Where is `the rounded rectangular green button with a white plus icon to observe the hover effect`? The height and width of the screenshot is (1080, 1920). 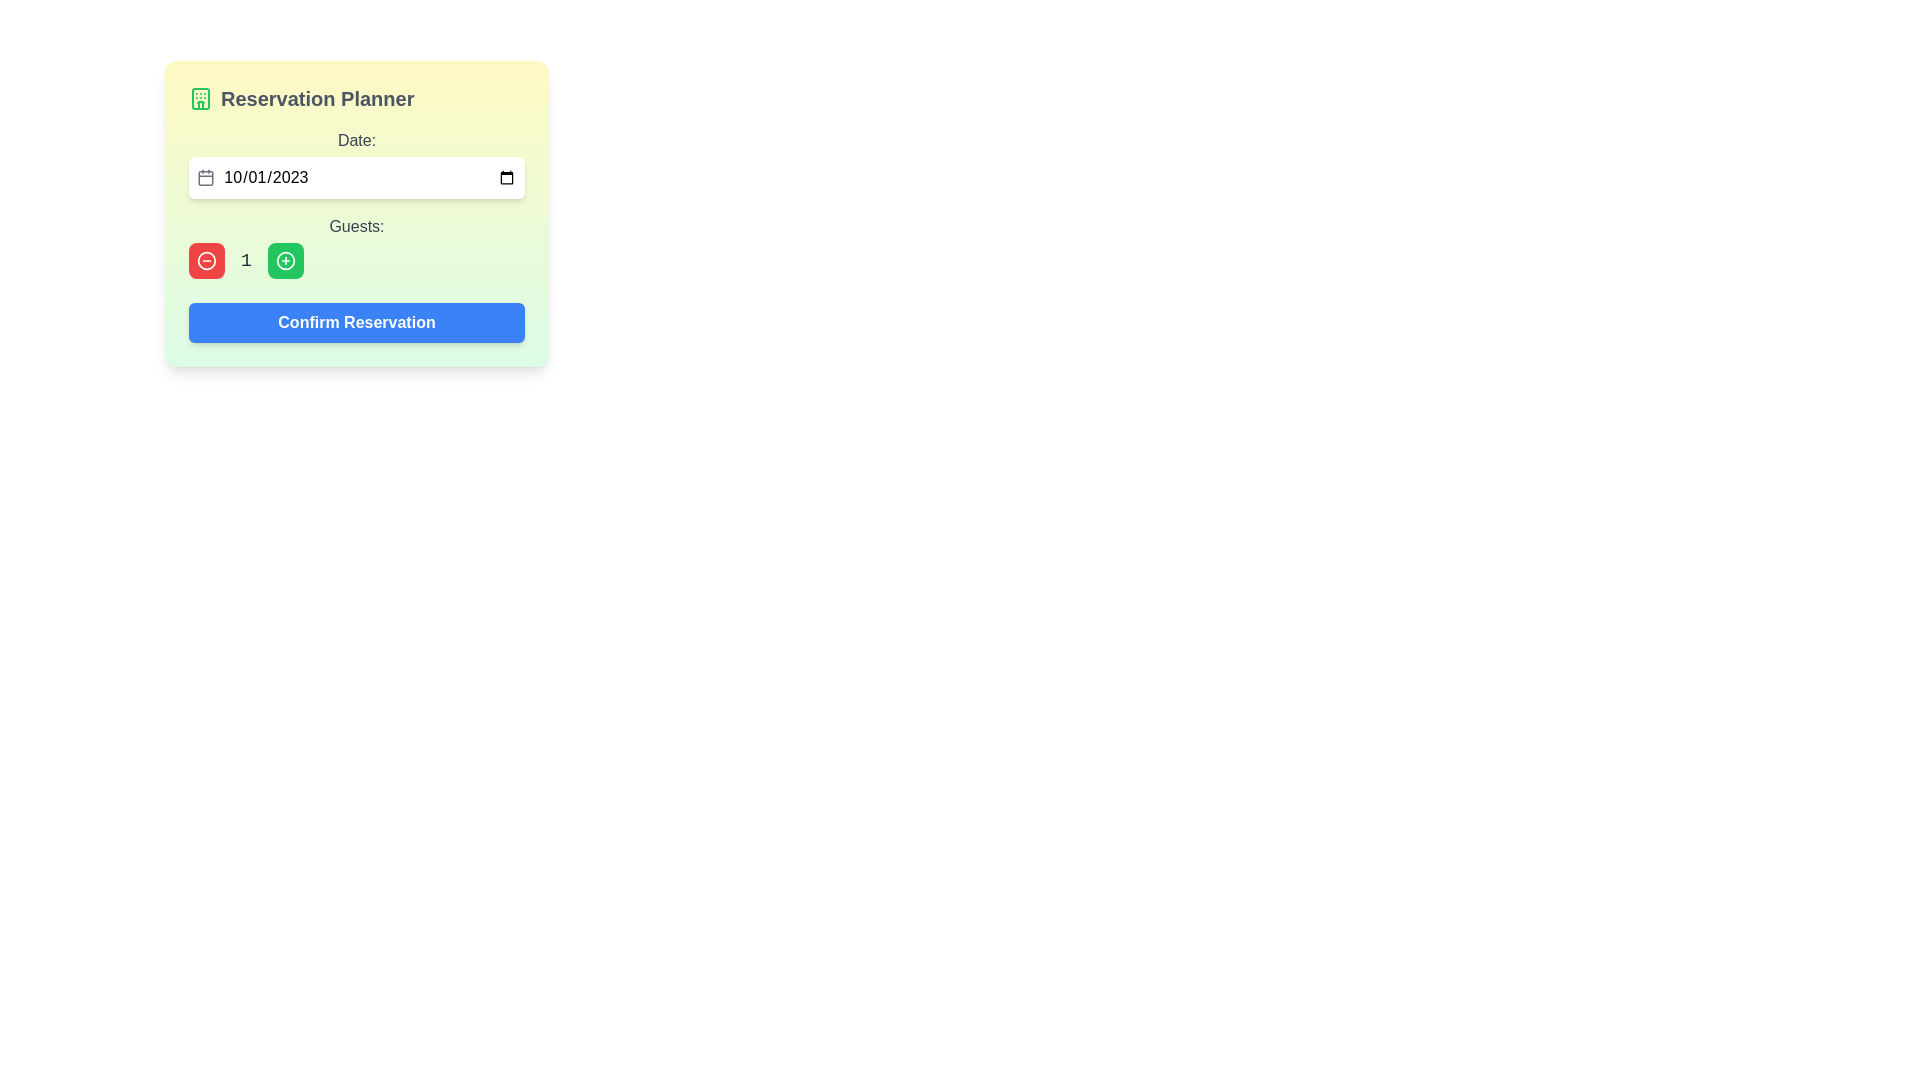
the rounded rectangular green button with a white plus icon to observe the hover effect is located at coordinates (284, 260).